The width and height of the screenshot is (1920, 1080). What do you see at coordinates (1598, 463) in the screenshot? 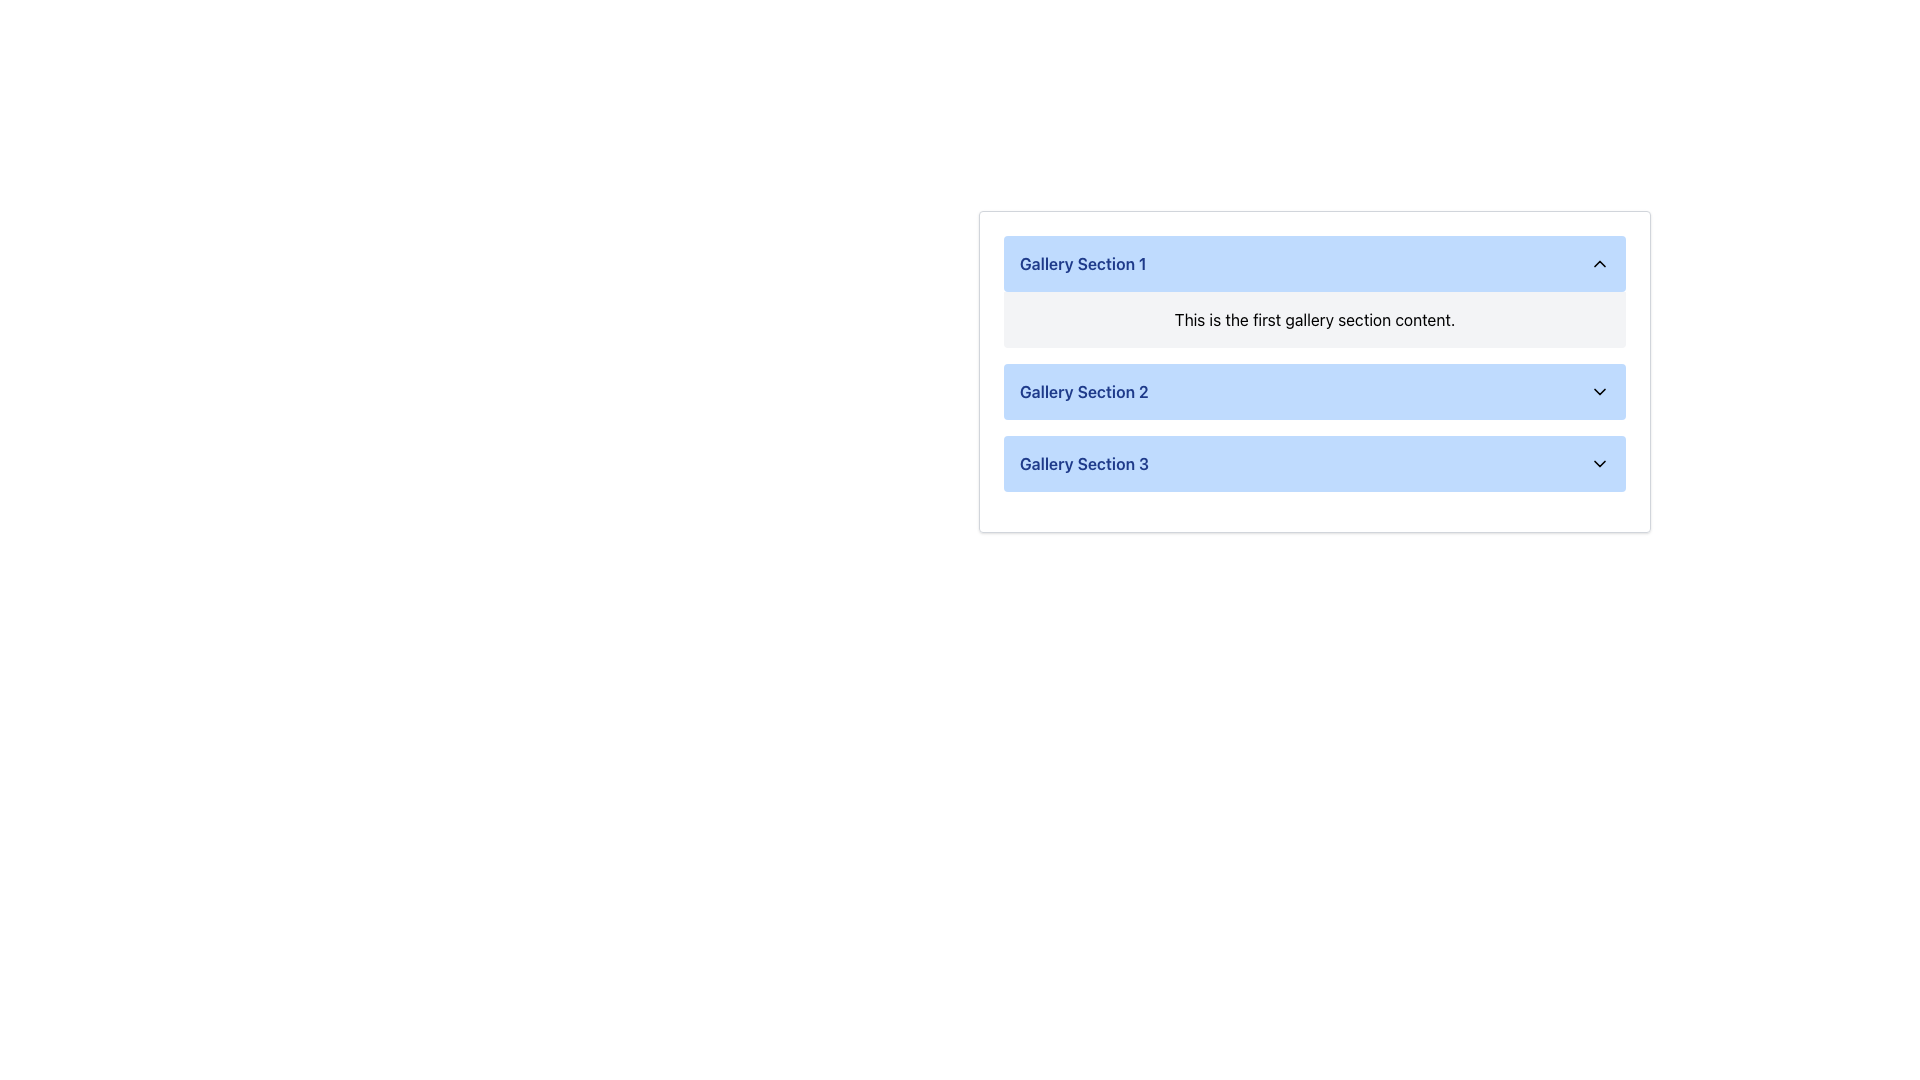
I see `the downward chevron icon located at the far-right of the 'Gallery Section 3'` at bounding box center [1598, 463].